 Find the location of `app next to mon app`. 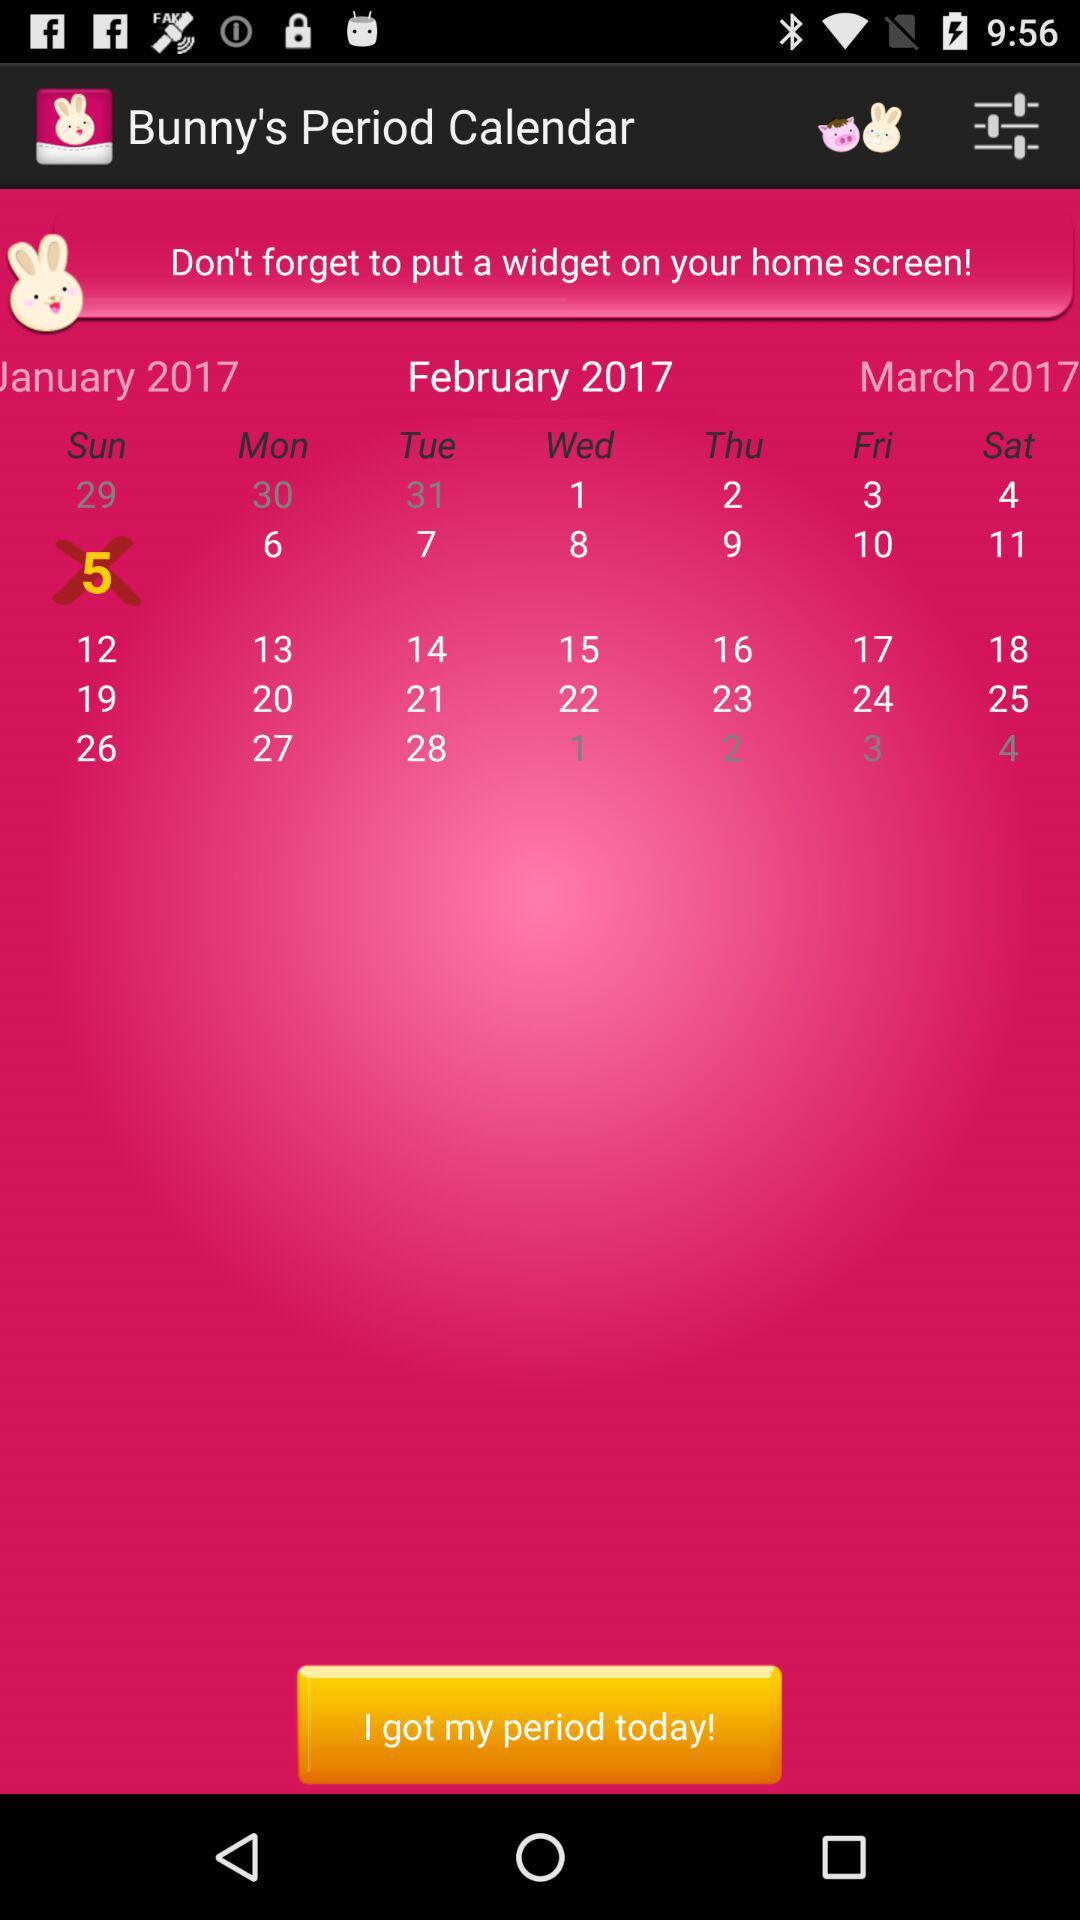

app next to mon app is located at coordinates (425, 493).